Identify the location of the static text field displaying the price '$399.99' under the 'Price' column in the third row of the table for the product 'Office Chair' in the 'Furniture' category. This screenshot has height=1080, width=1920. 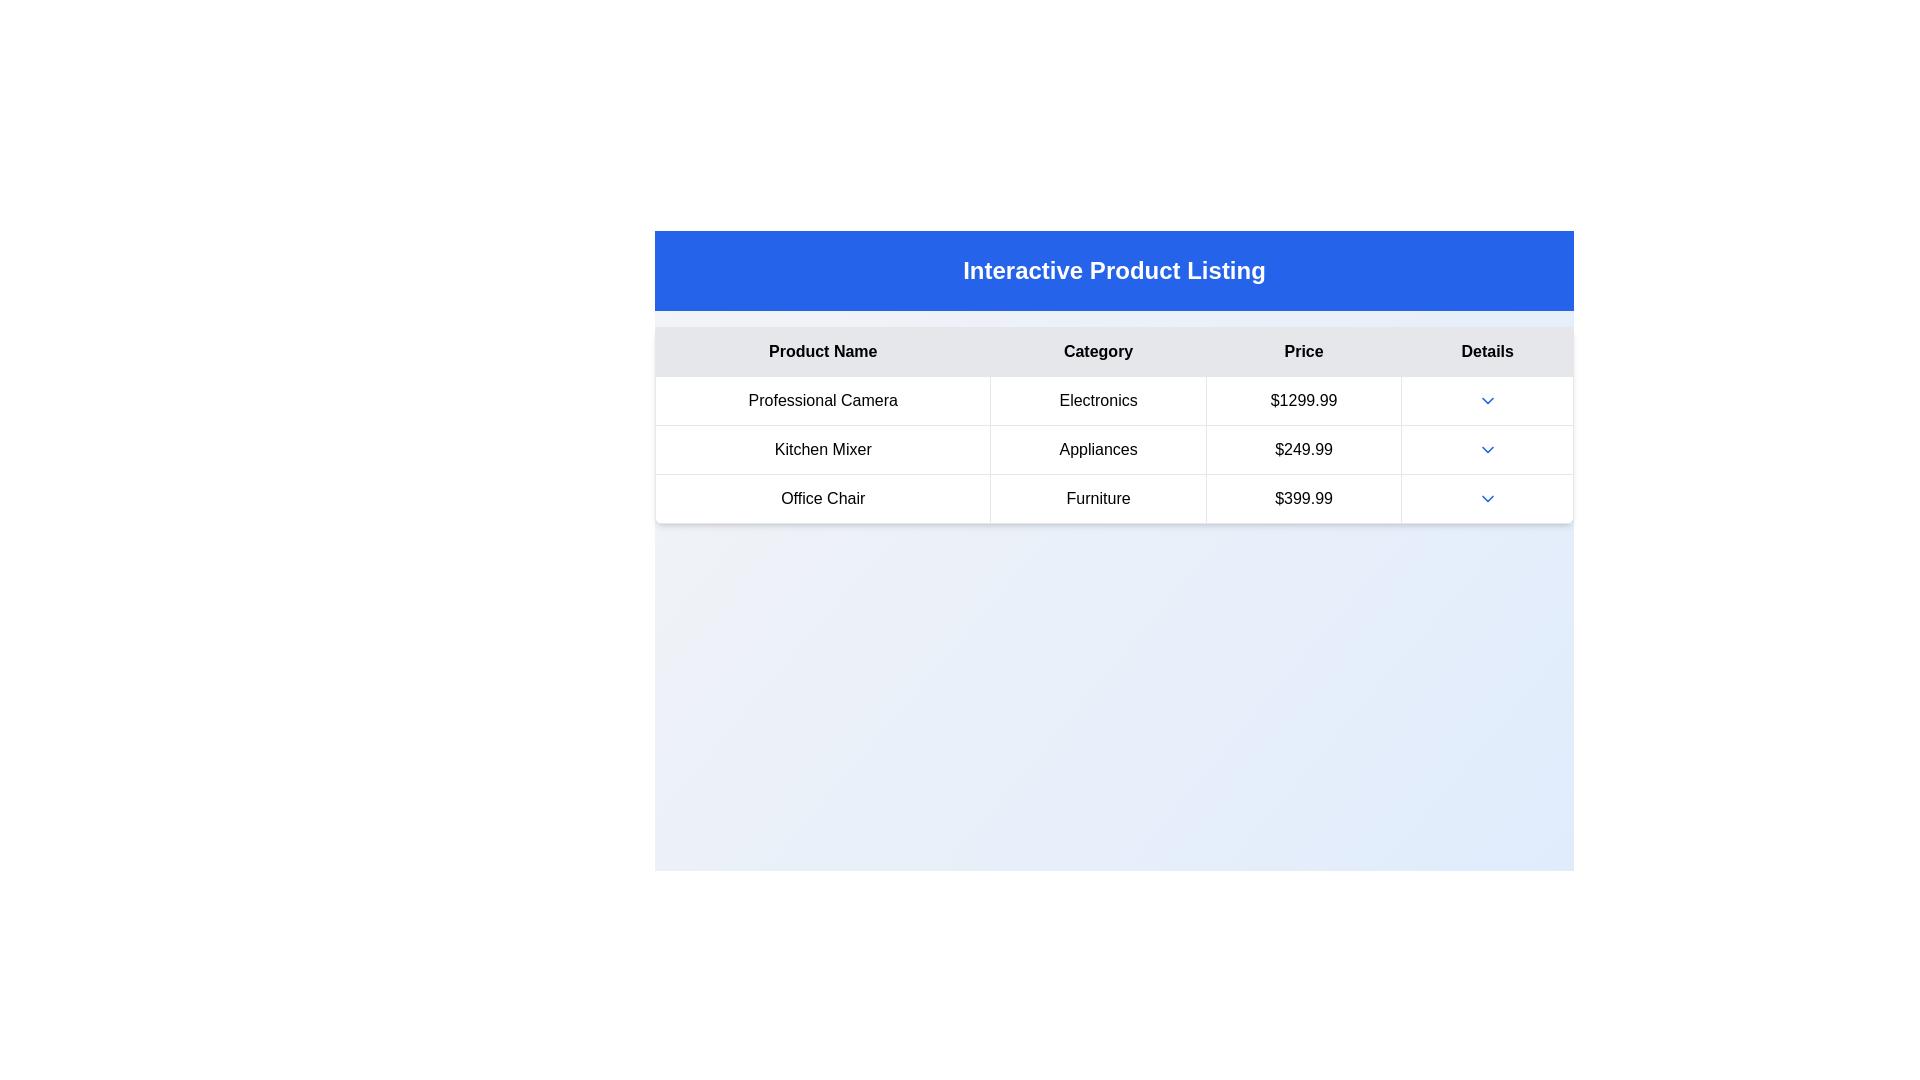
(1304, 497).